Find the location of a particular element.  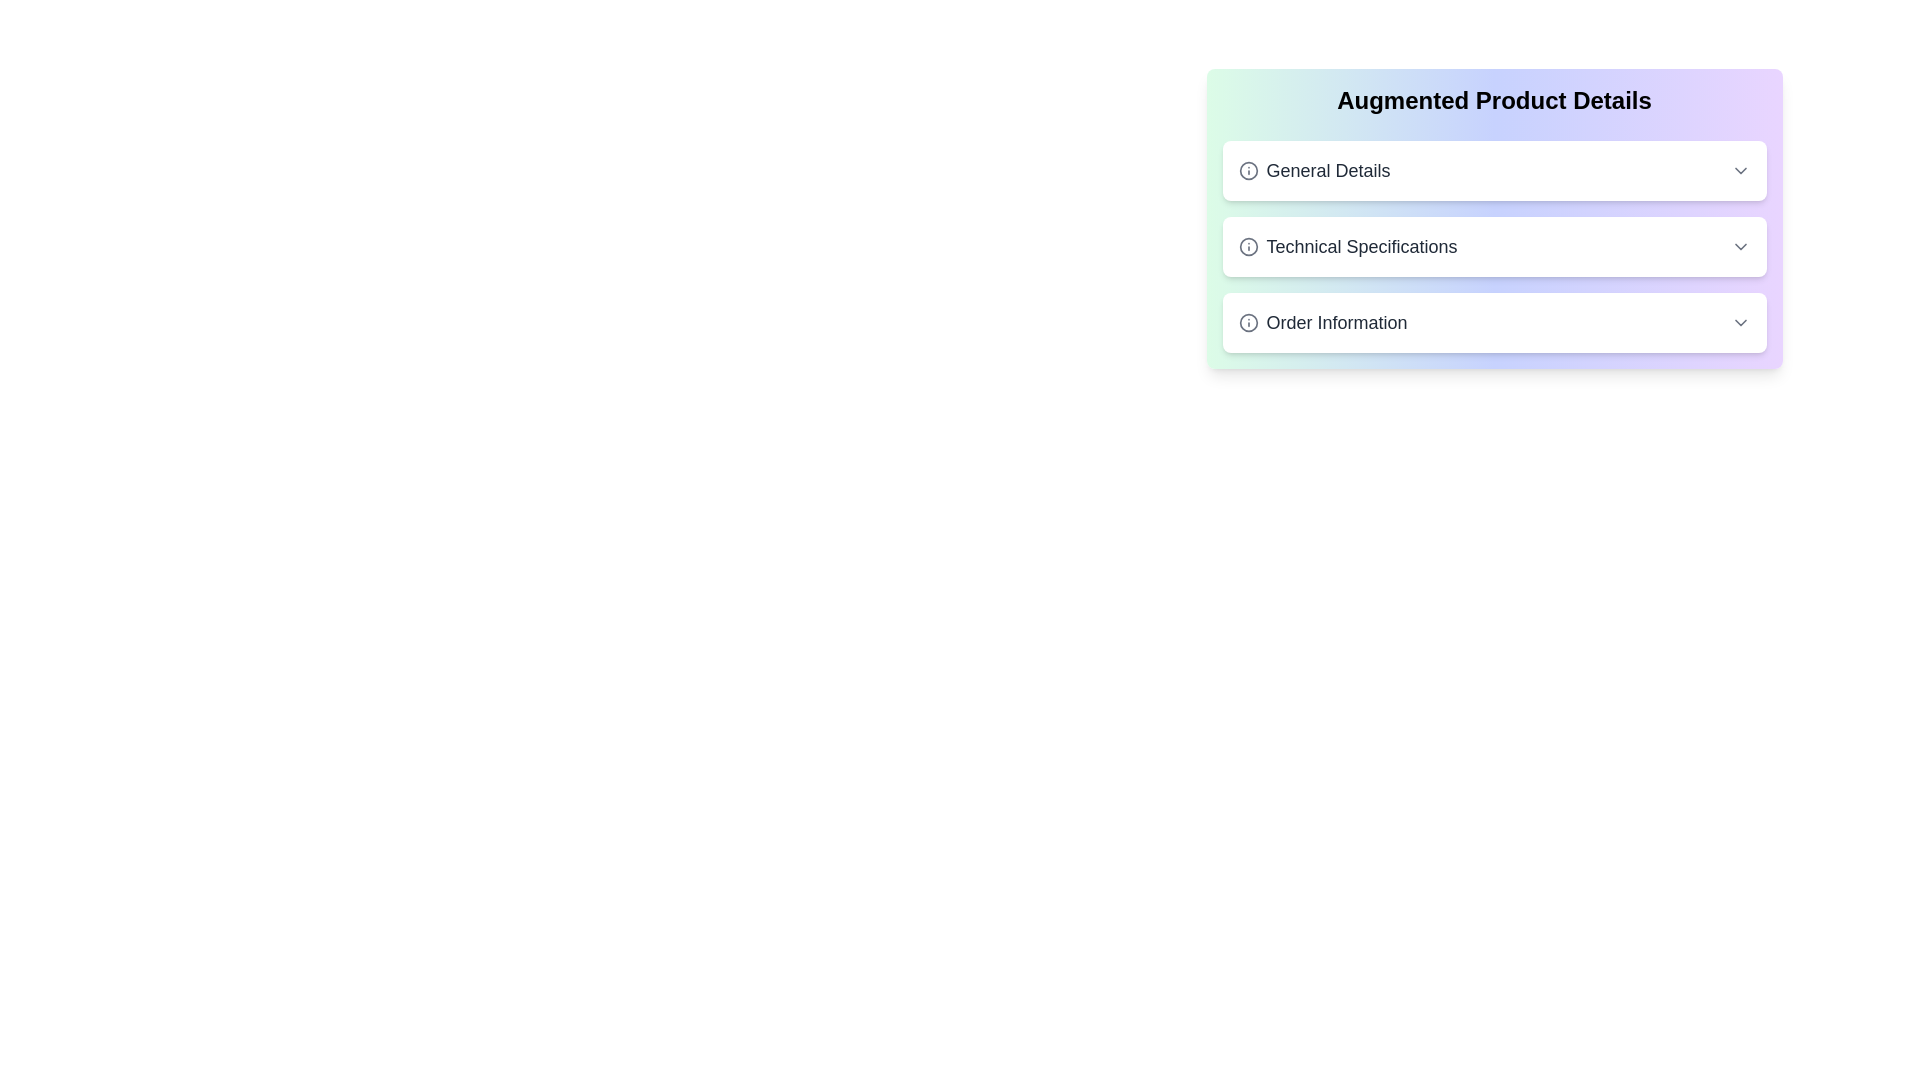

the SVG Circle element located in the second row of the accordion-style menu under 'Technical Specifications' is located at coordinates (1247, 245).